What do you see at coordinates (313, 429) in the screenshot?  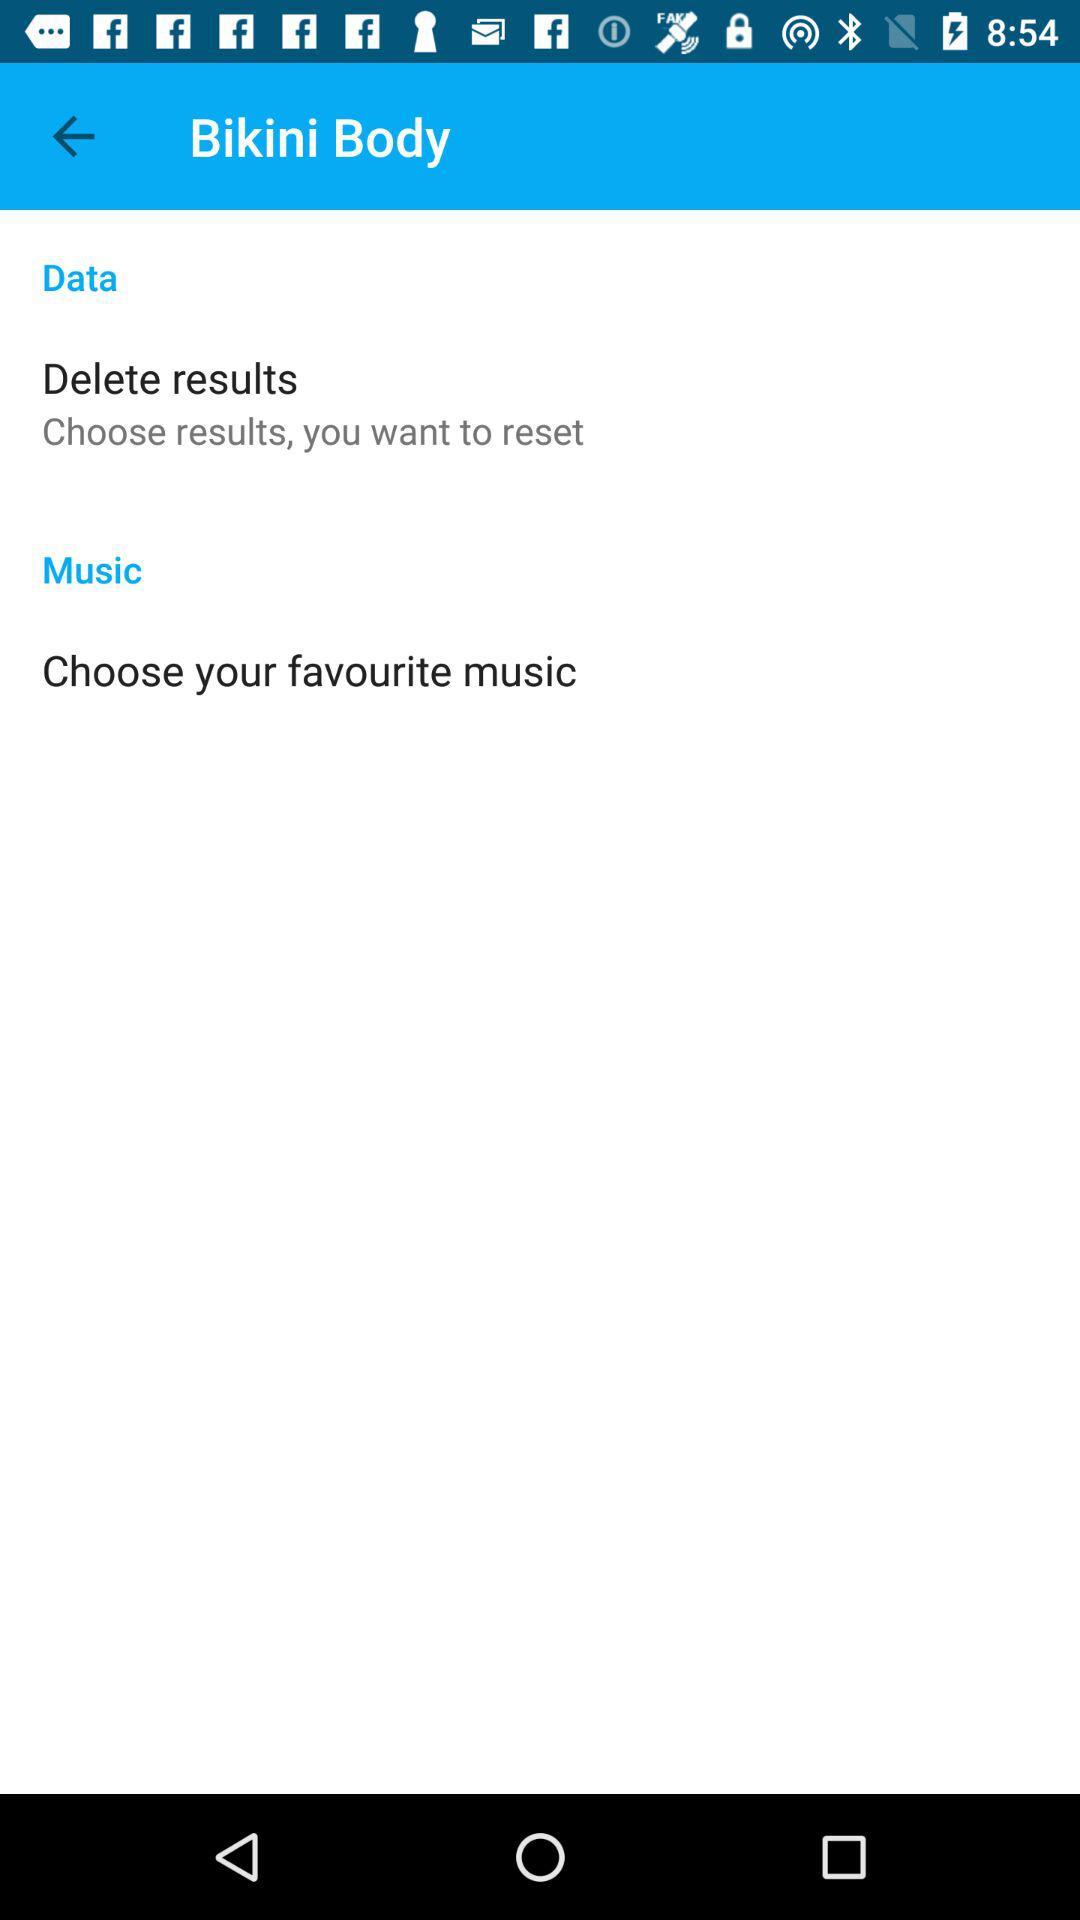 I see `the app below the delete results icon` at bounding box center [313, 429].